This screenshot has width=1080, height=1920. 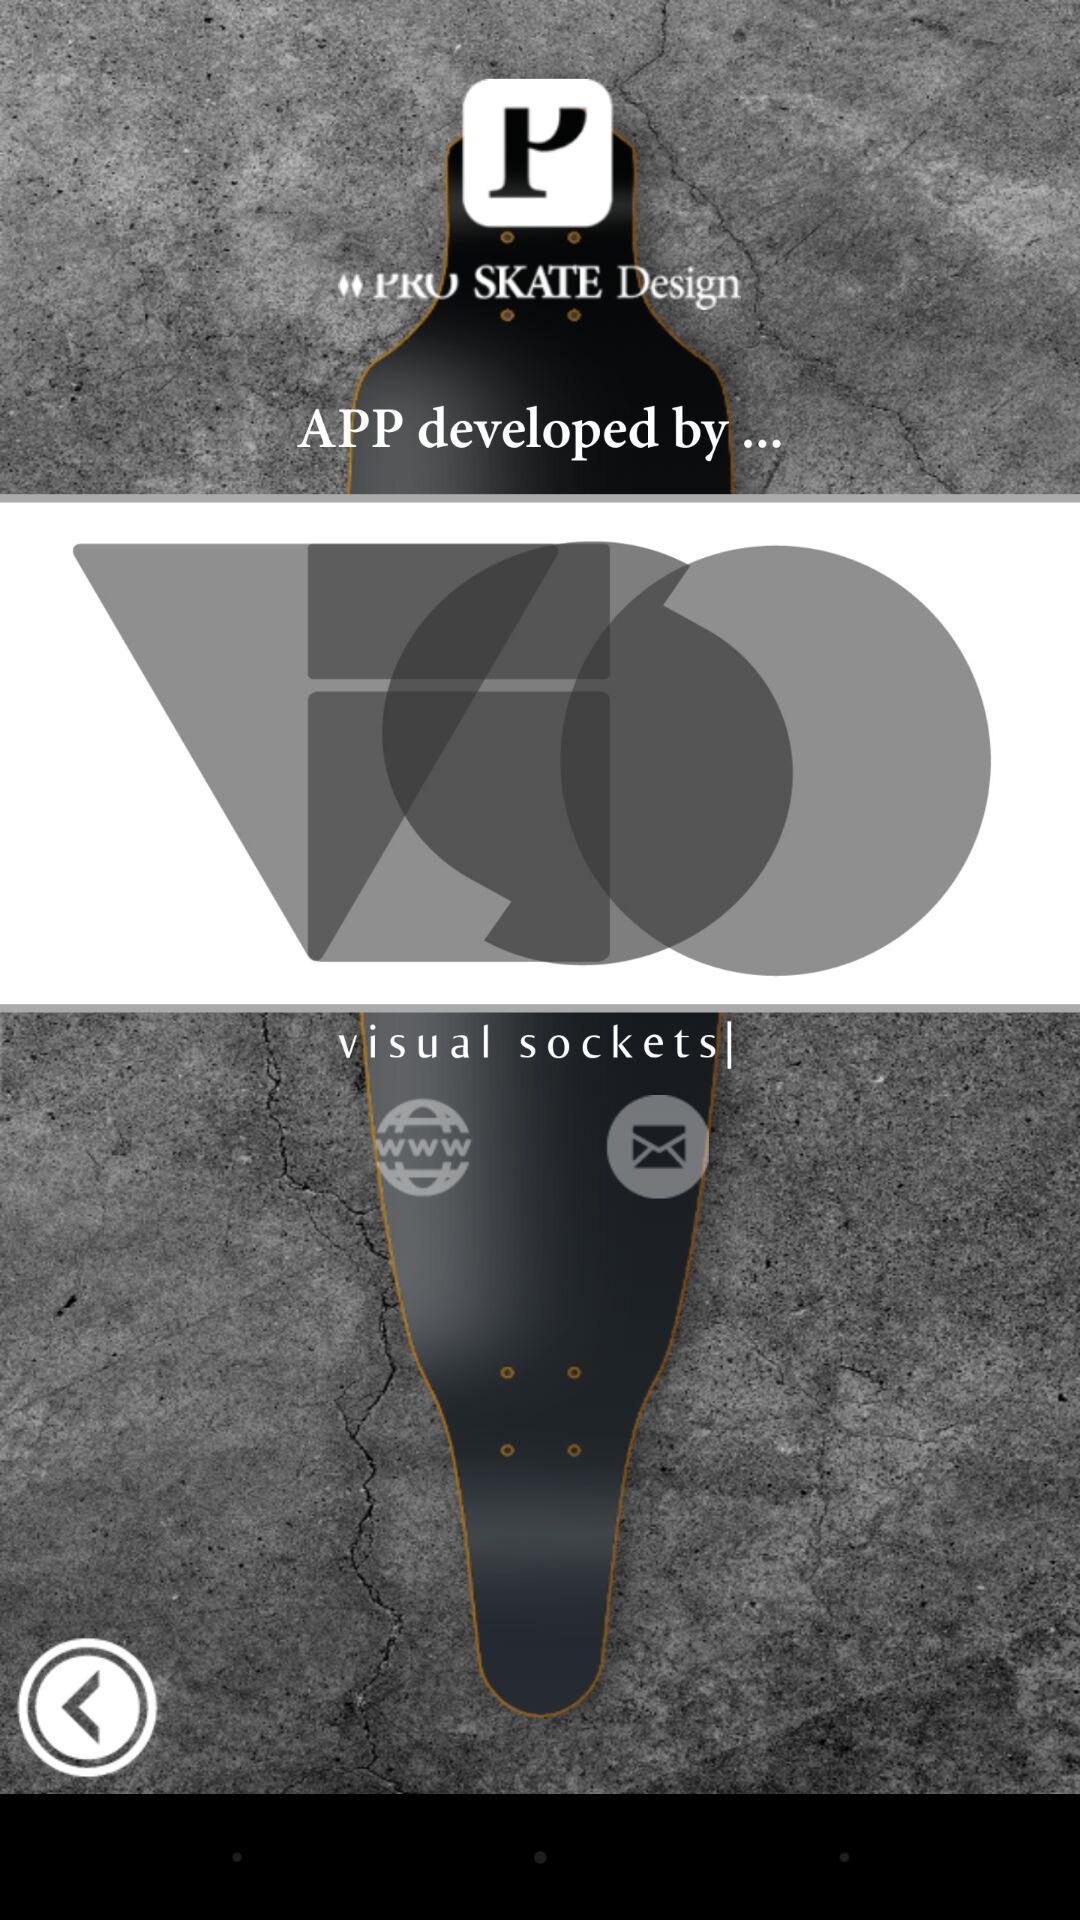 What do you see at coordinates (656, 1226) in the screenshot?
I see `the email icon` at bounding box center [656, 1226].